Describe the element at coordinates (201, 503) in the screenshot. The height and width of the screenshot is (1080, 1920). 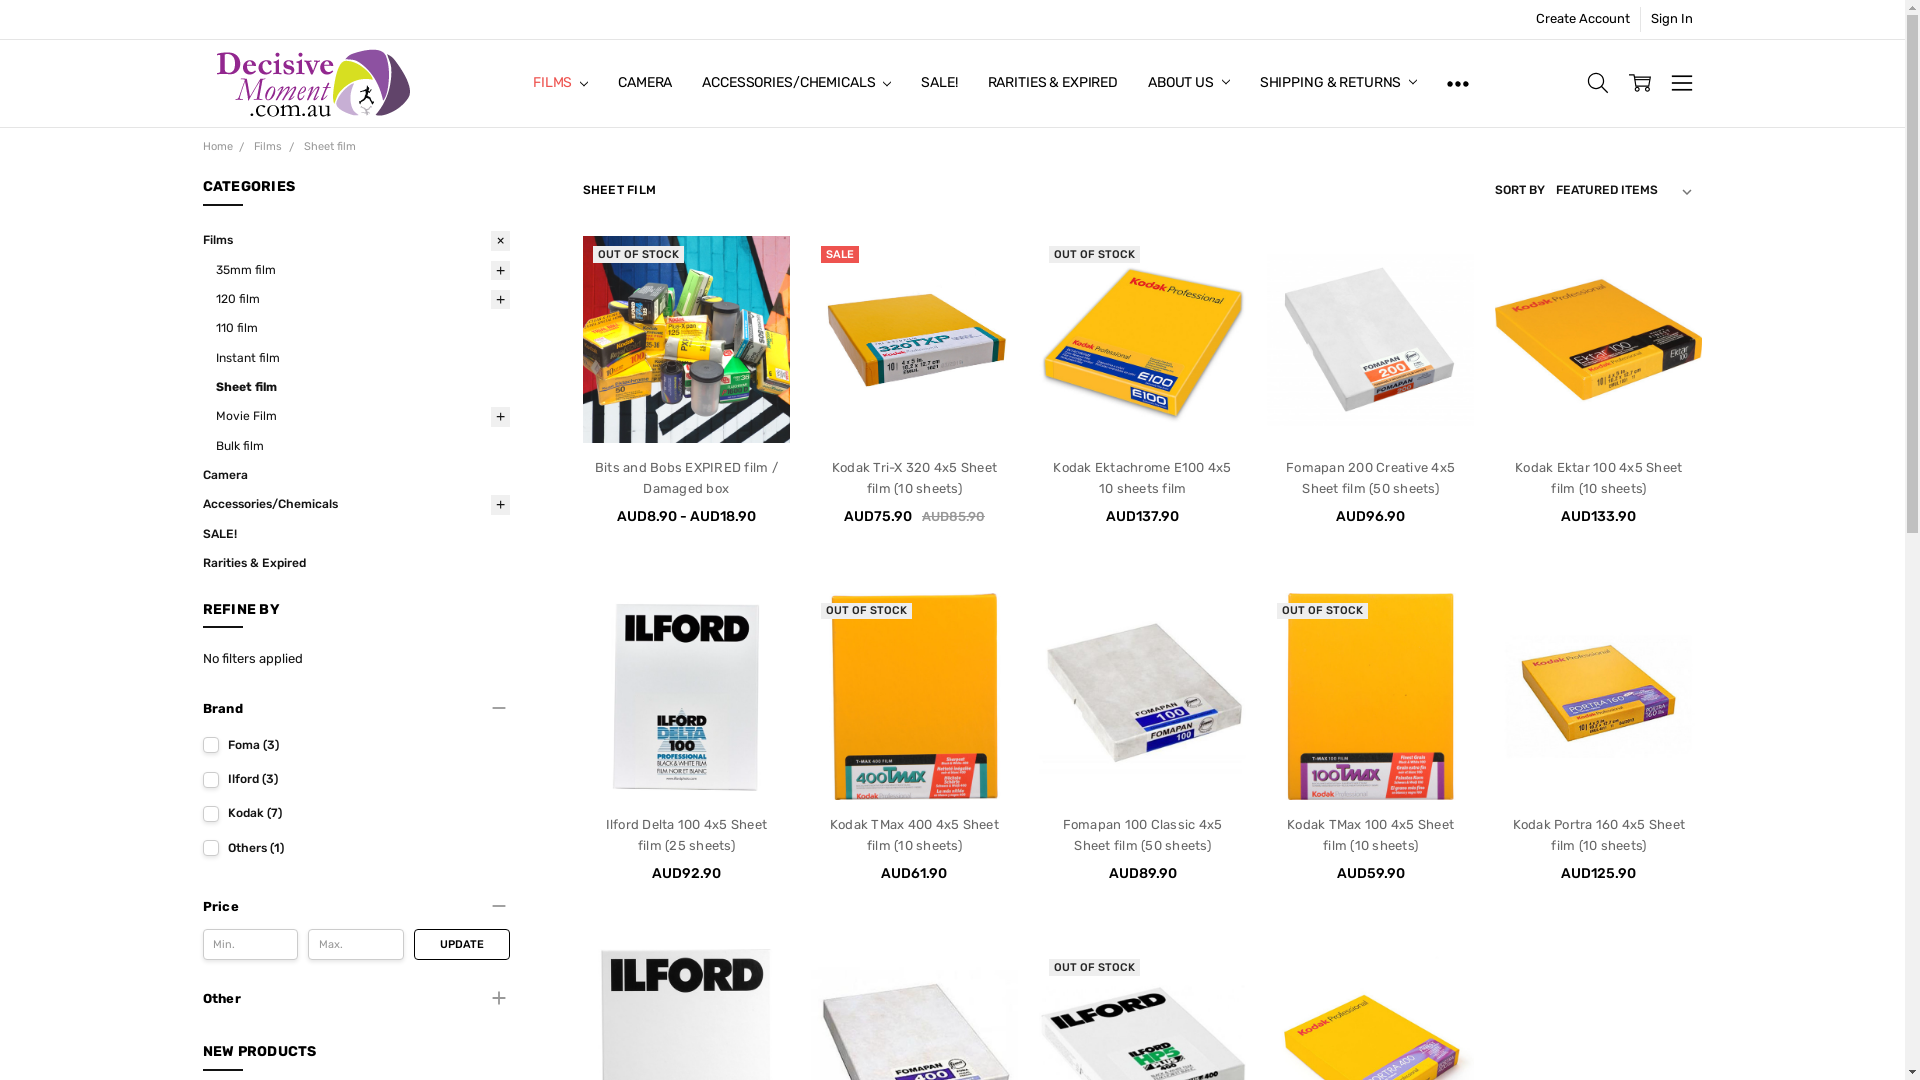
I see `'Accessories/Chemicals'` at that location.